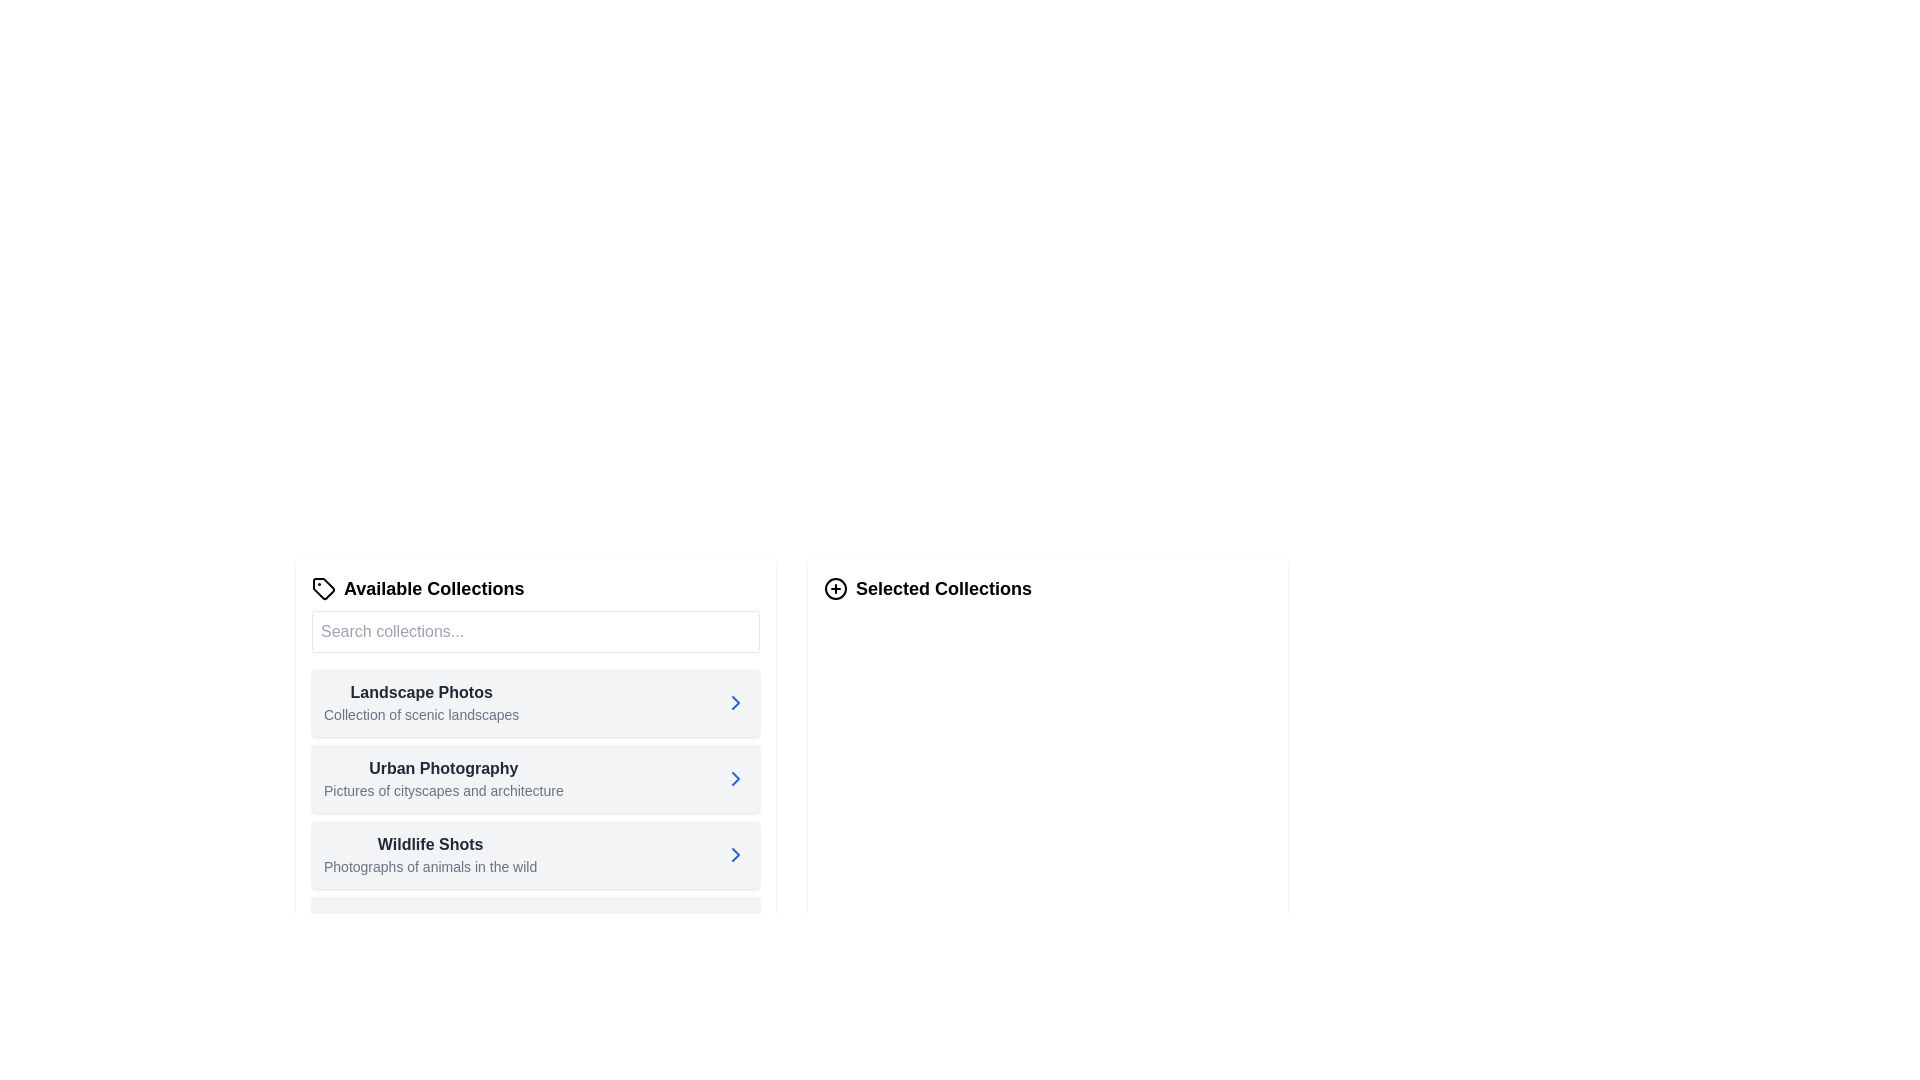 The height and width of the screenshot is (1080, 1920). What do you see at coordinates (420, 713) in the screenshot?
I see `the descriptive Text label for the collection titled 'Landscape Photos', which is positioned immediately below the header text and aligned within the card-like structure in the 'Available Collections' section` at bounding box center [420, 713].